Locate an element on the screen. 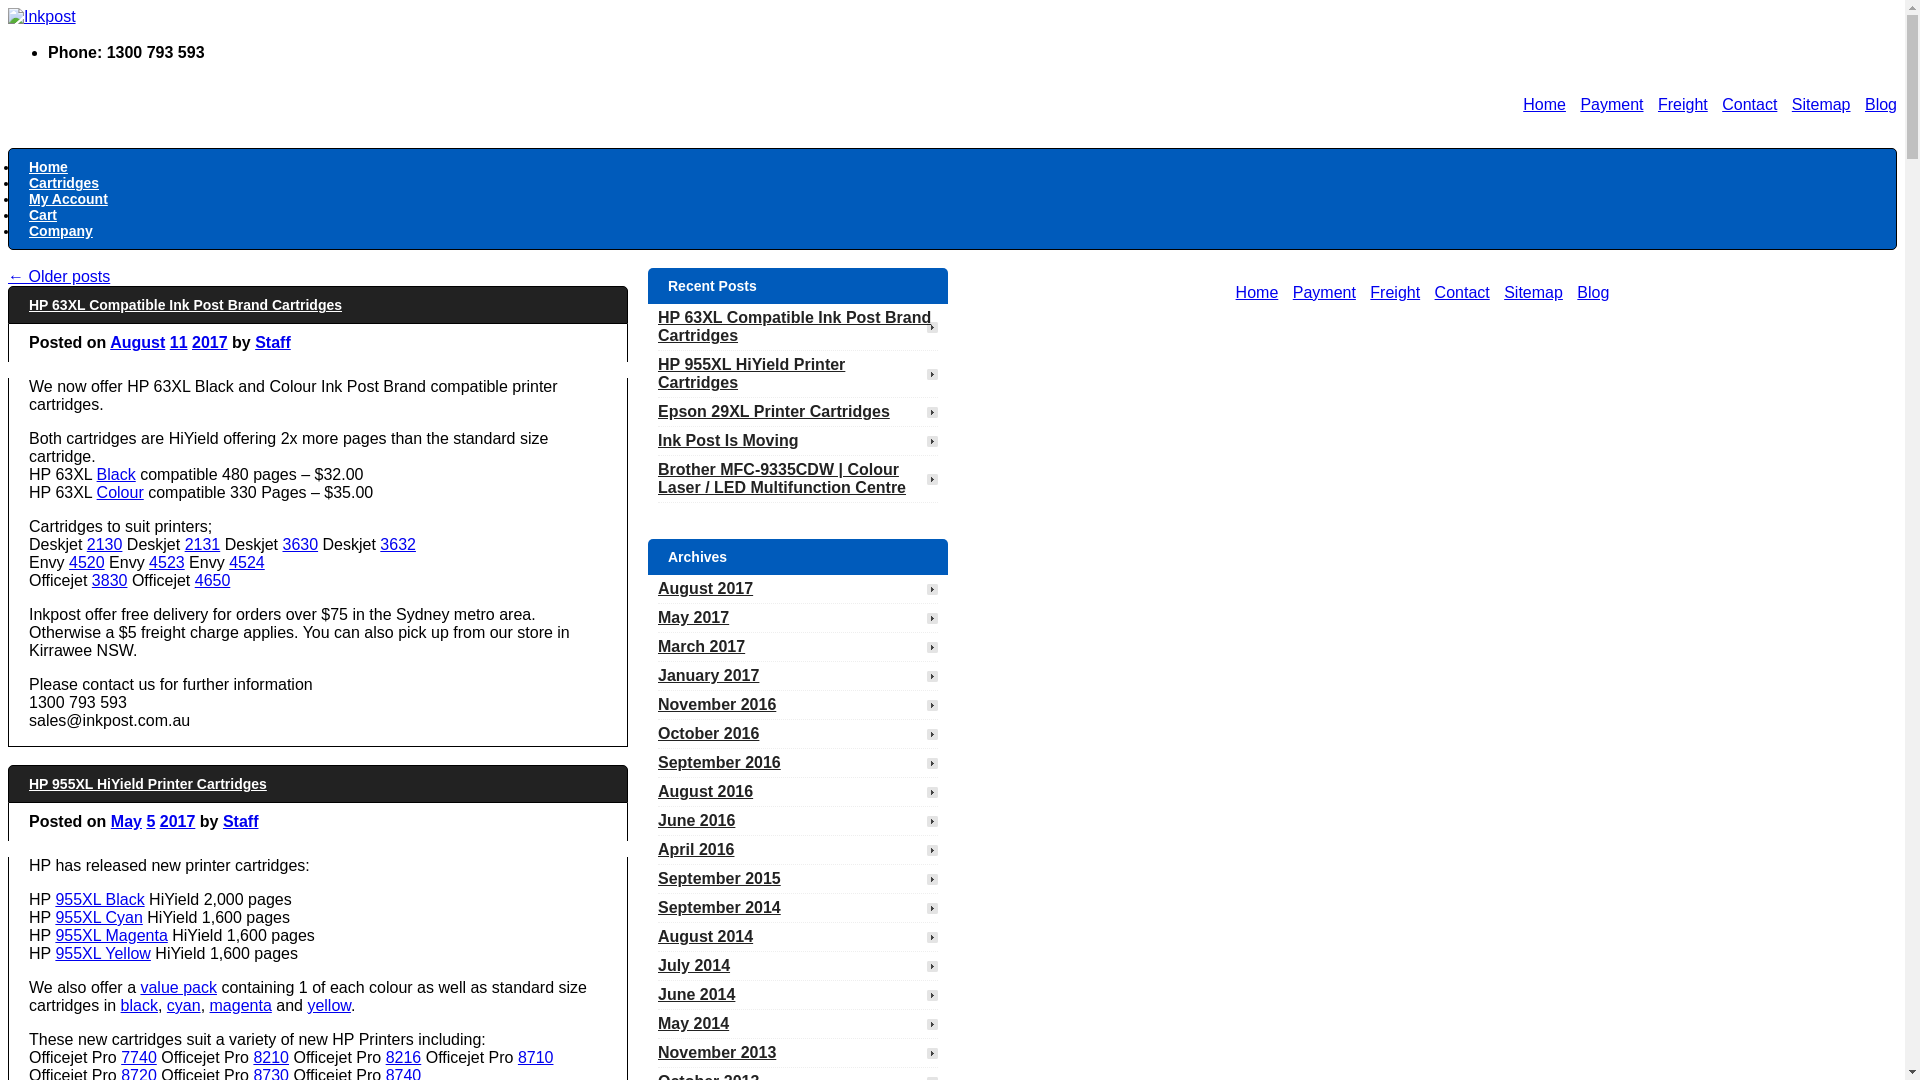  'May 2017' is located at coordinates (657, 616).